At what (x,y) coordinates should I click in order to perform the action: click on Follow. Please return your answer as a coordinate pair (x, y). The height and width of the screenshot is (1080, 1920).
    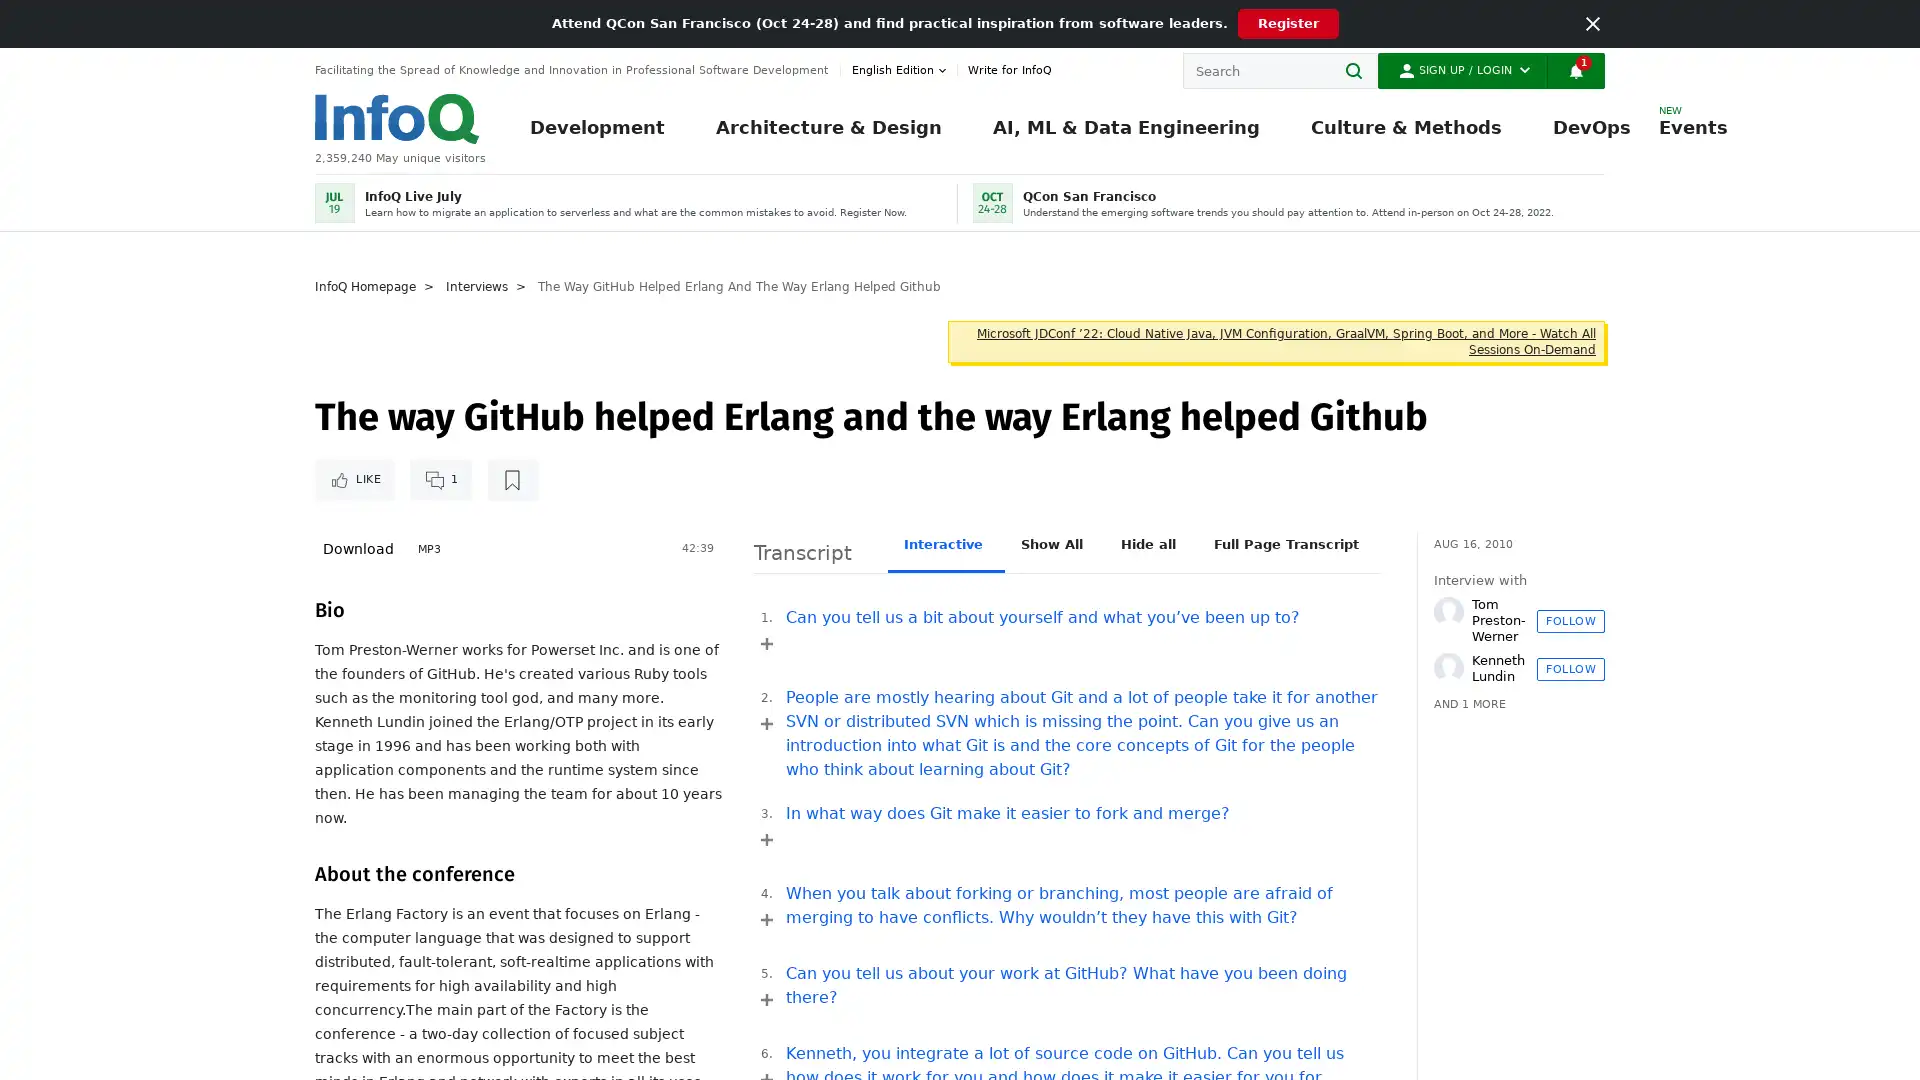
    Looking at the image, I should click on (1569, 668).